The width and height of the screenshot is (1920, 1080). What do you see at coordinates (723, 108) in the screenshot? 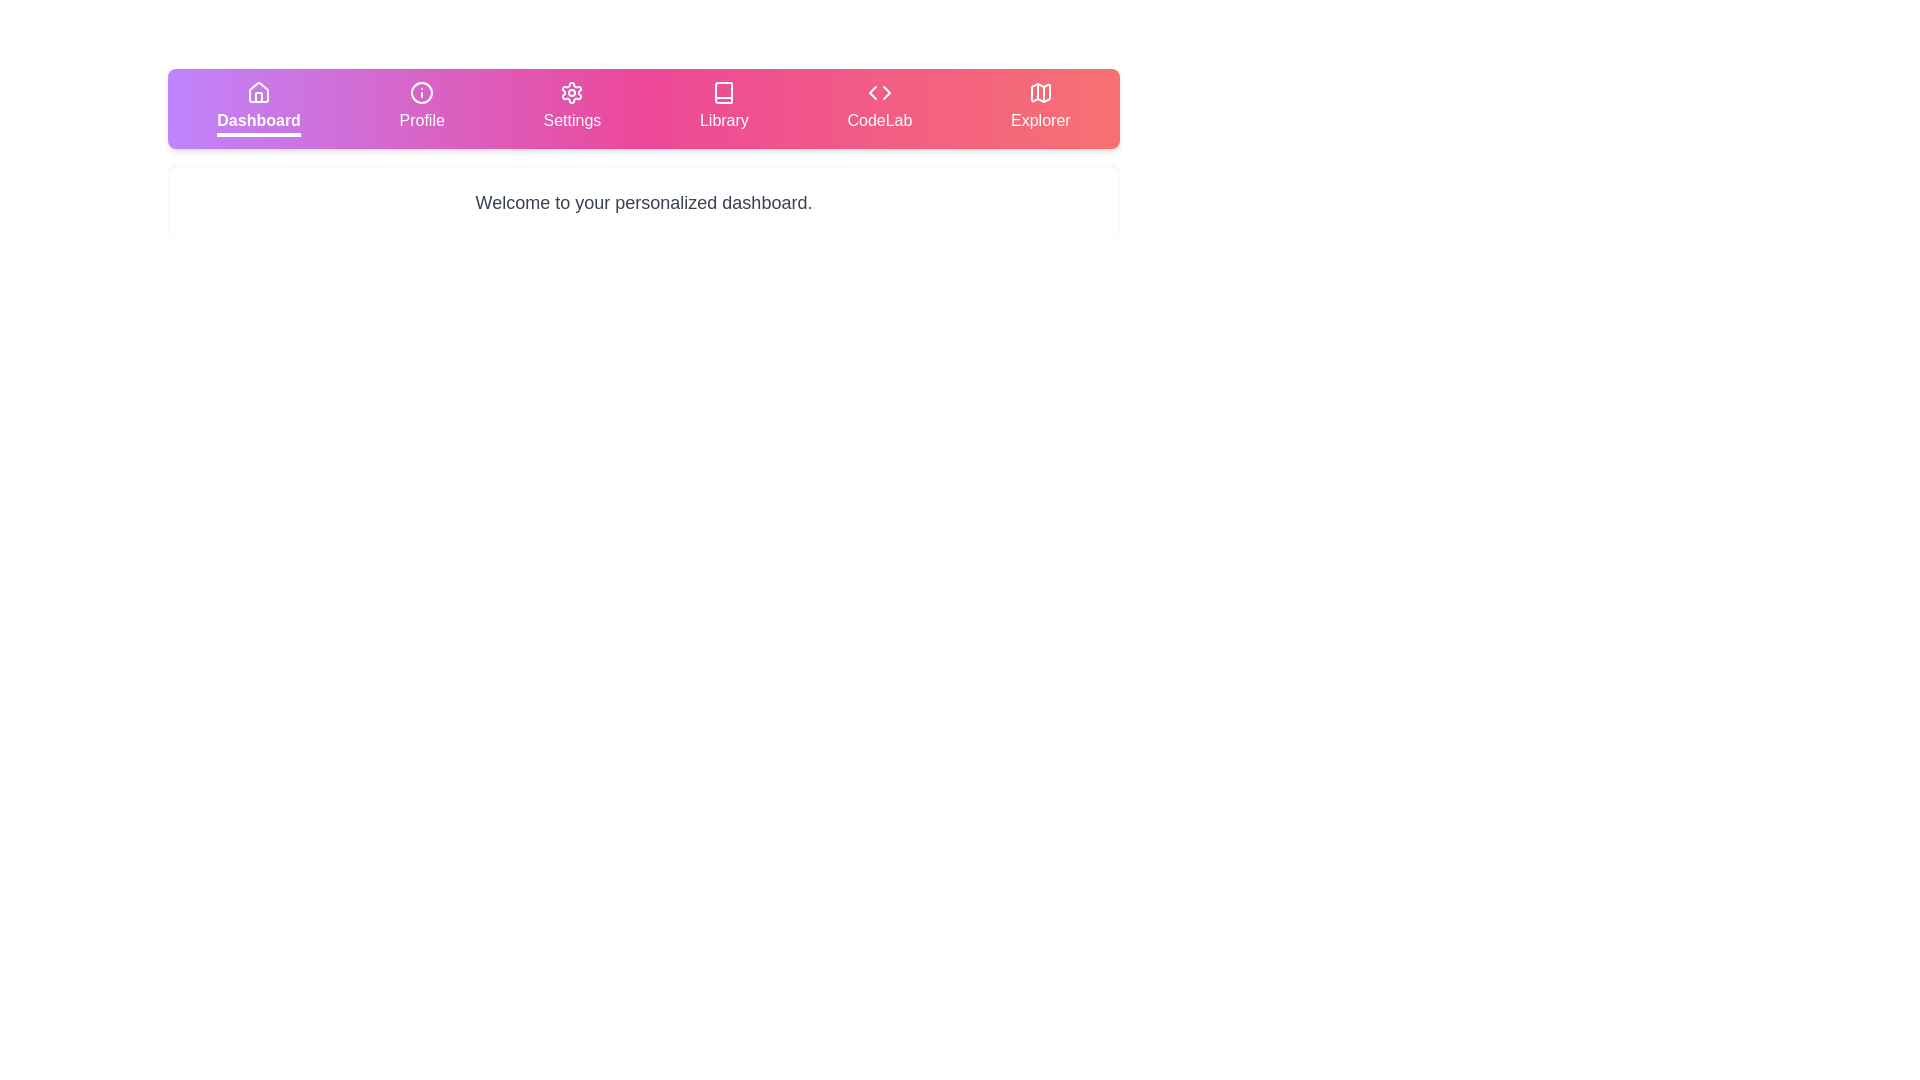
I see `the tab labeled Library to display its content` at bounding box center [723, 108].